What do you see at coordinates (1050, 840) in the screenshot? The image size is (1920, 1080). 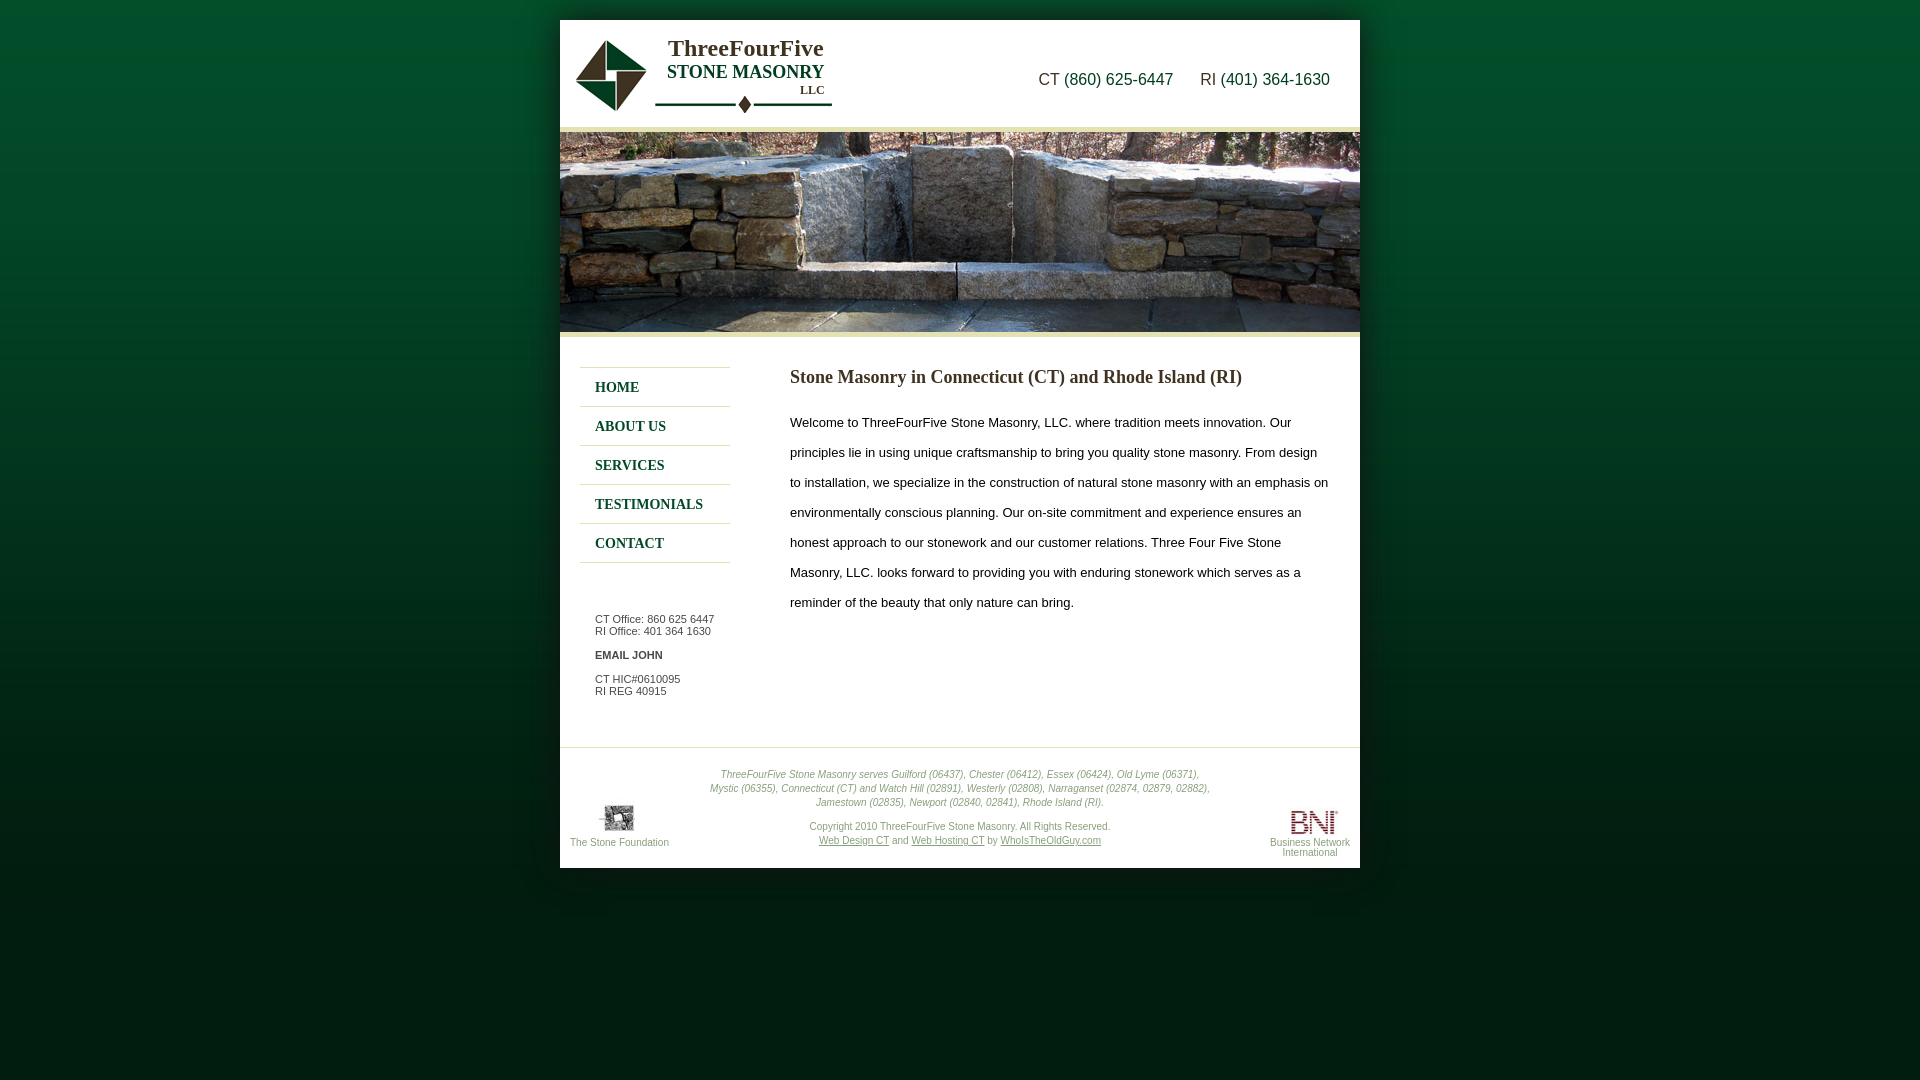 I see `'WhoIsTheOldGuy.com'` at bounding box center [1050, 840].